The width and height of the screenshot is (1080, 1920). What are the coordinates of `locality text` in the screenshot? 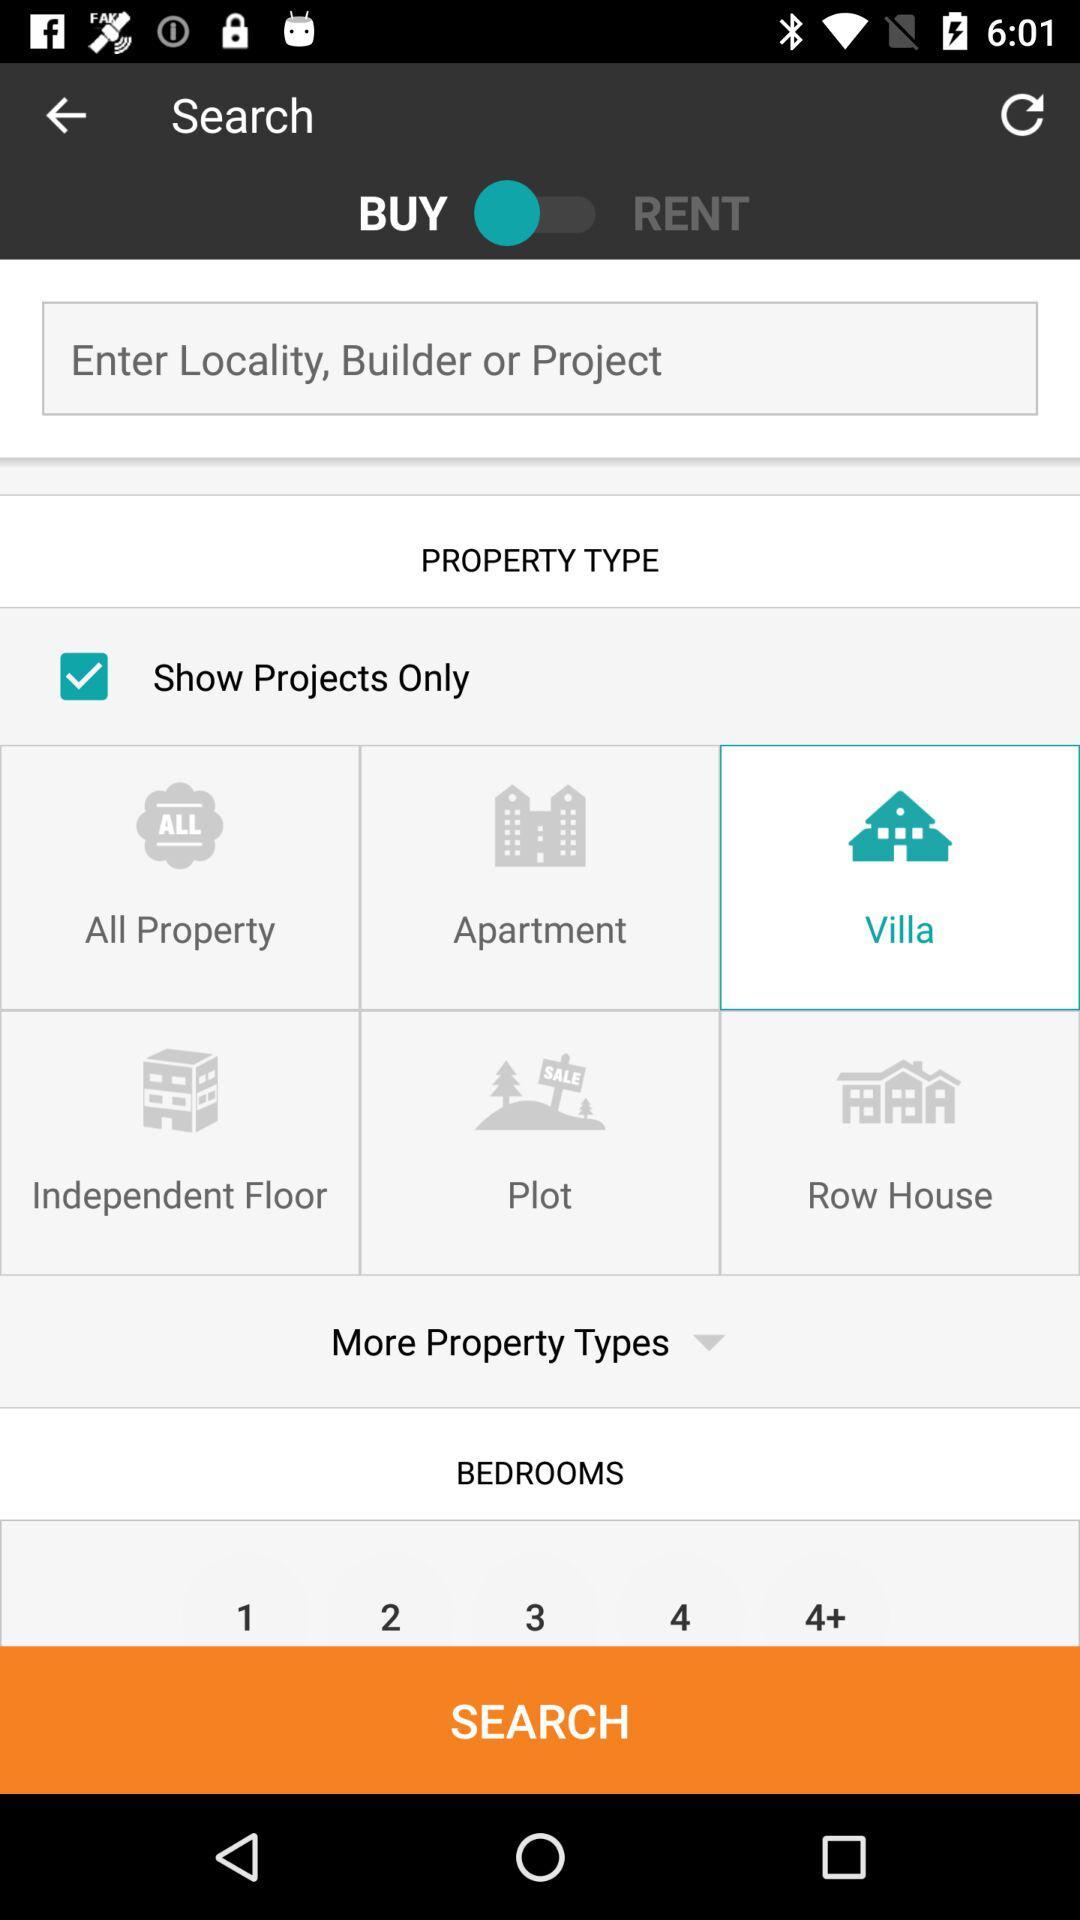 It's located at (540, 358).